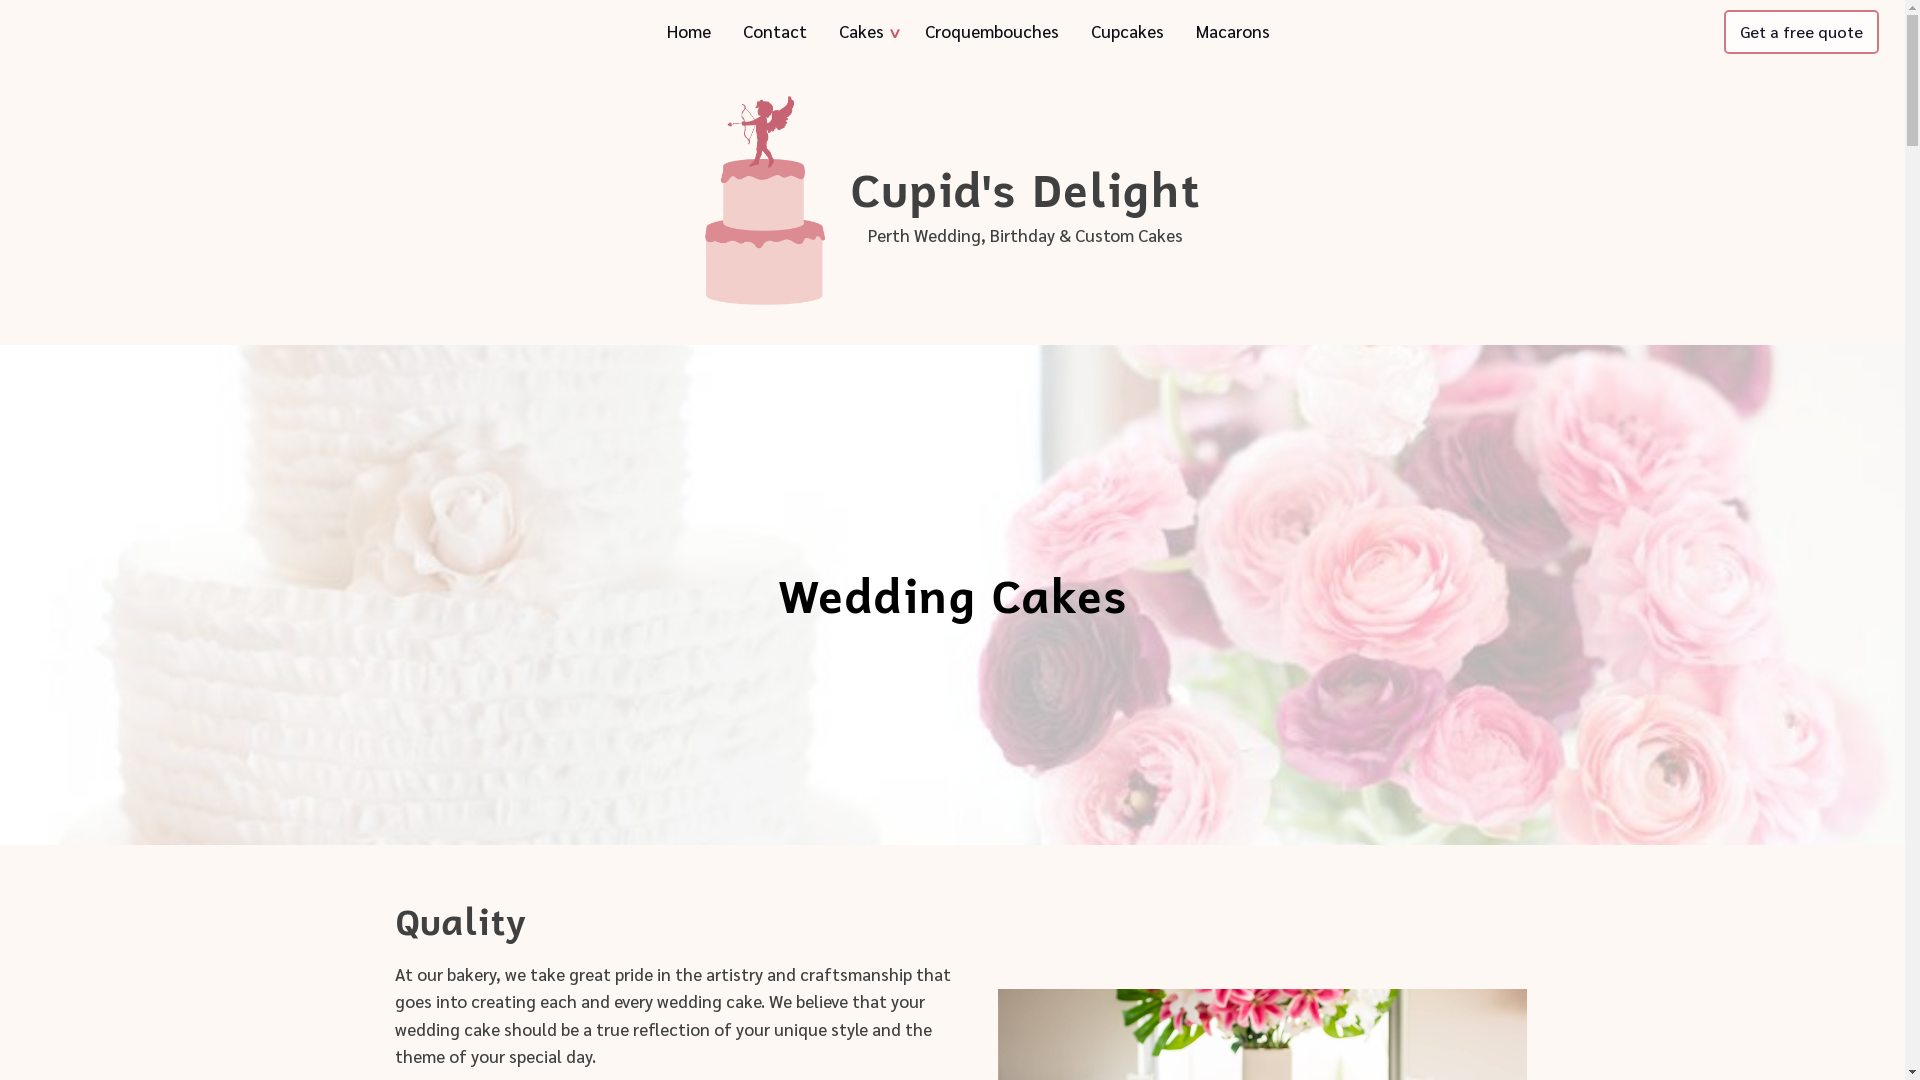 This screenshot has width=1920, height=1080. I want to click on 'Contact', so click(773, 31).